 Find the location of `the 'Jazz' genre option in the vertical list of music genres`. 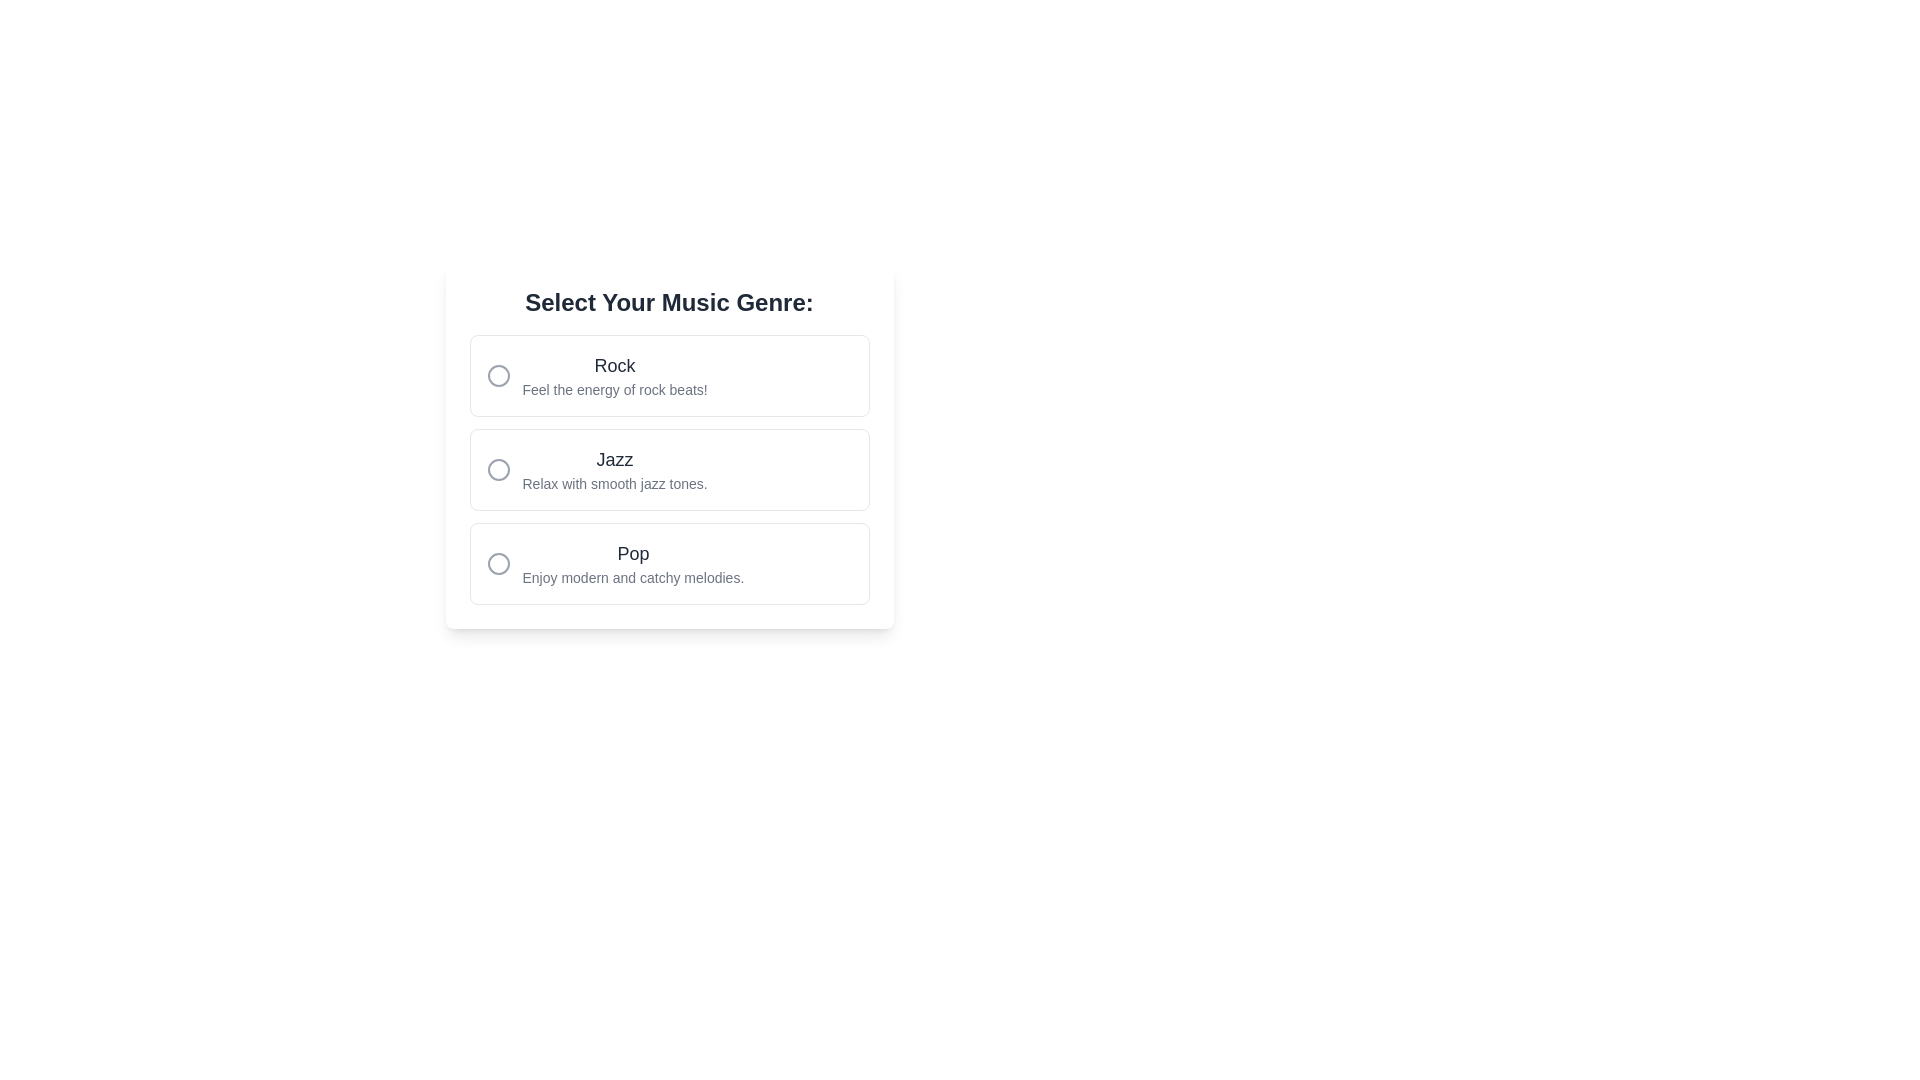

the 'Jazz' genre option in the vertical list of music genres is located at coordinates (669, 470).